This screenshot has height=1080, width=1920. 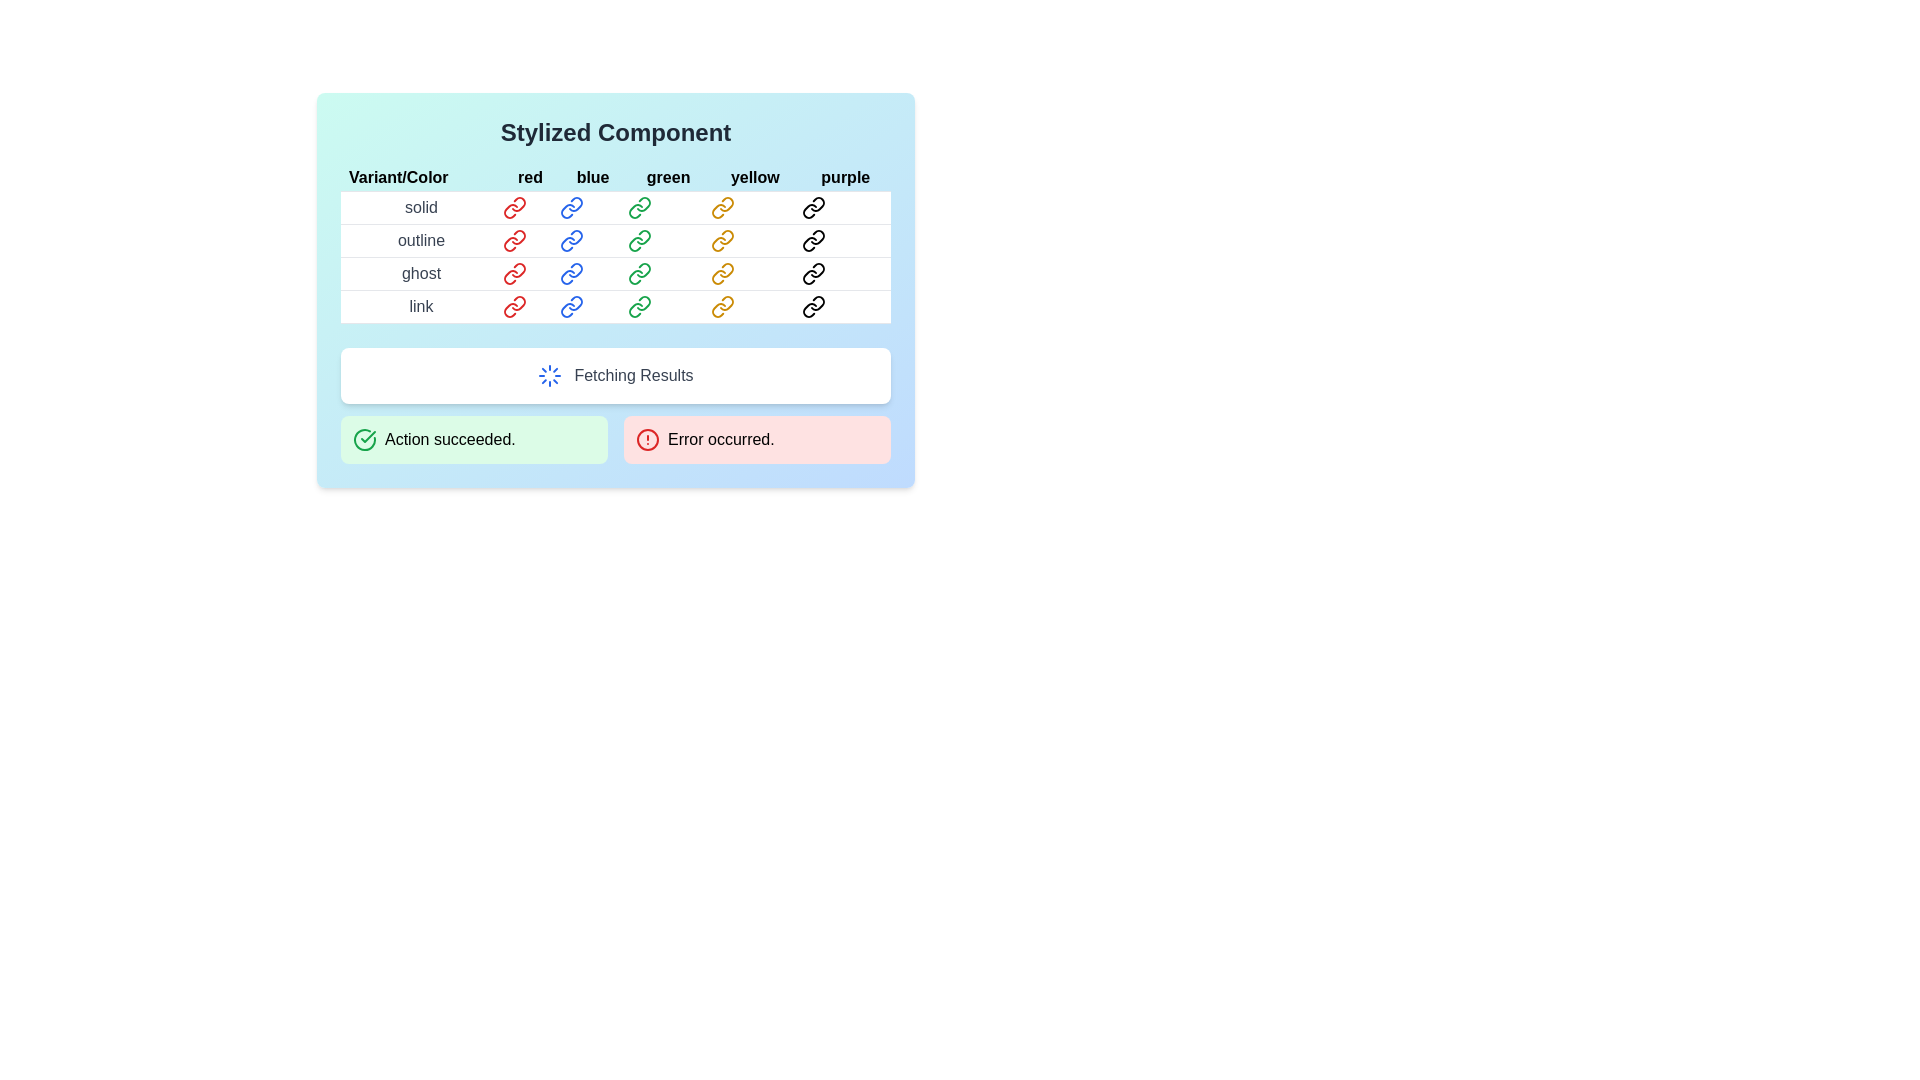 I want to click on the 'ghost' label, which is the first cell in the third row of the table under the 'Variant/Color' heading in the 'Stylized Component' card, so click(x=420, y=273).